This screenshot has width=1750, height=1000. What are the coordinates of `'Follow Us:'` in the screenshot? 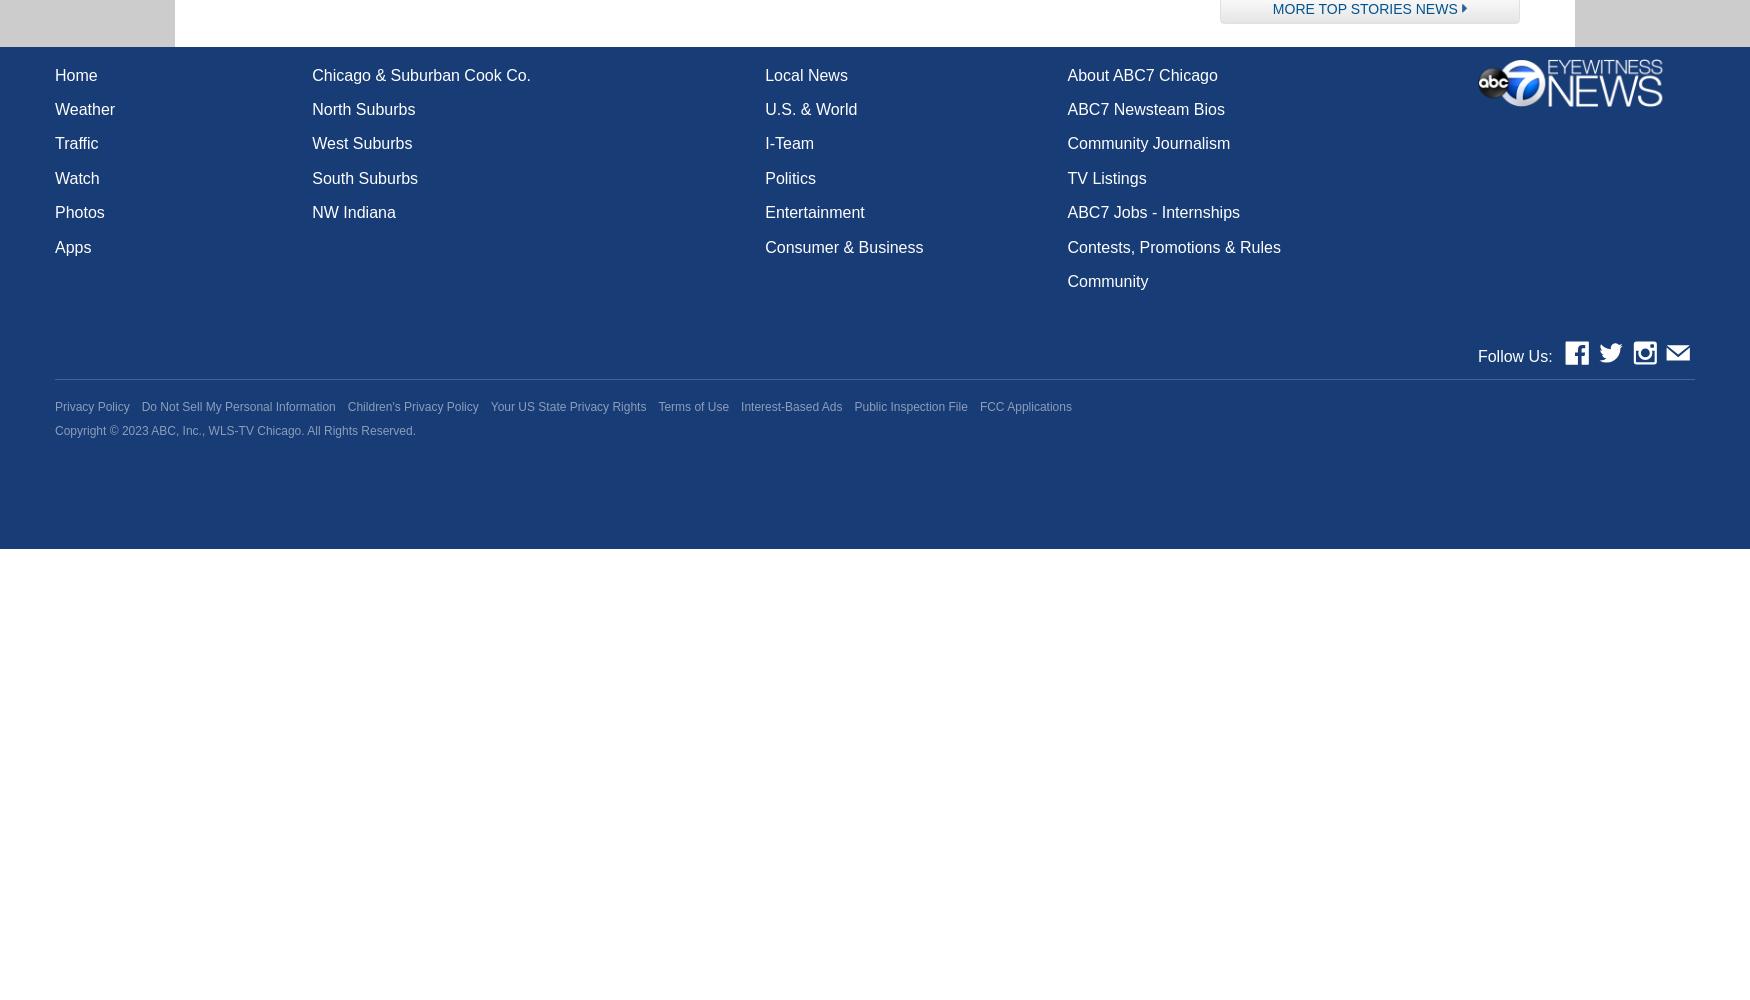 It's located at (1477, 355).